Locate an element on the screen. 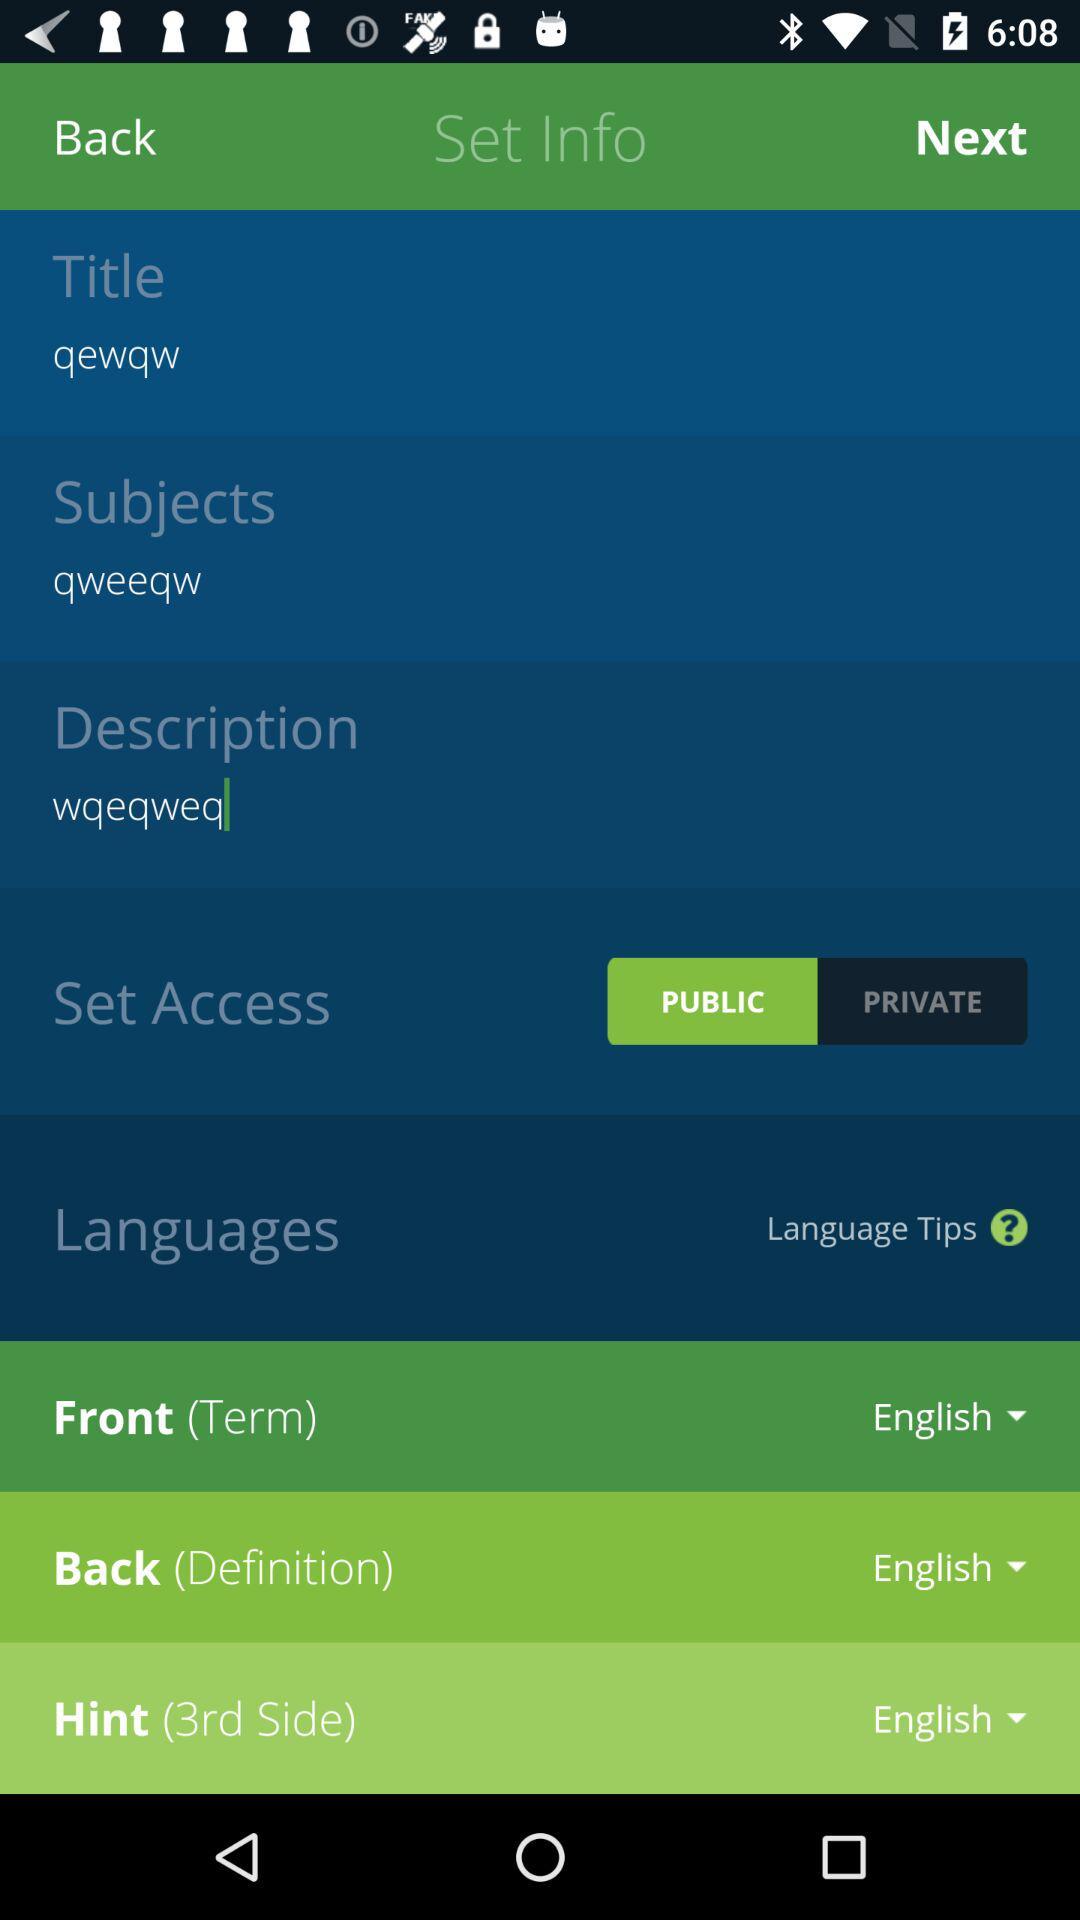 The width and height of the screenshot is (1080, 1920). item to the left of private icon is located at coordinates (711, 1001).